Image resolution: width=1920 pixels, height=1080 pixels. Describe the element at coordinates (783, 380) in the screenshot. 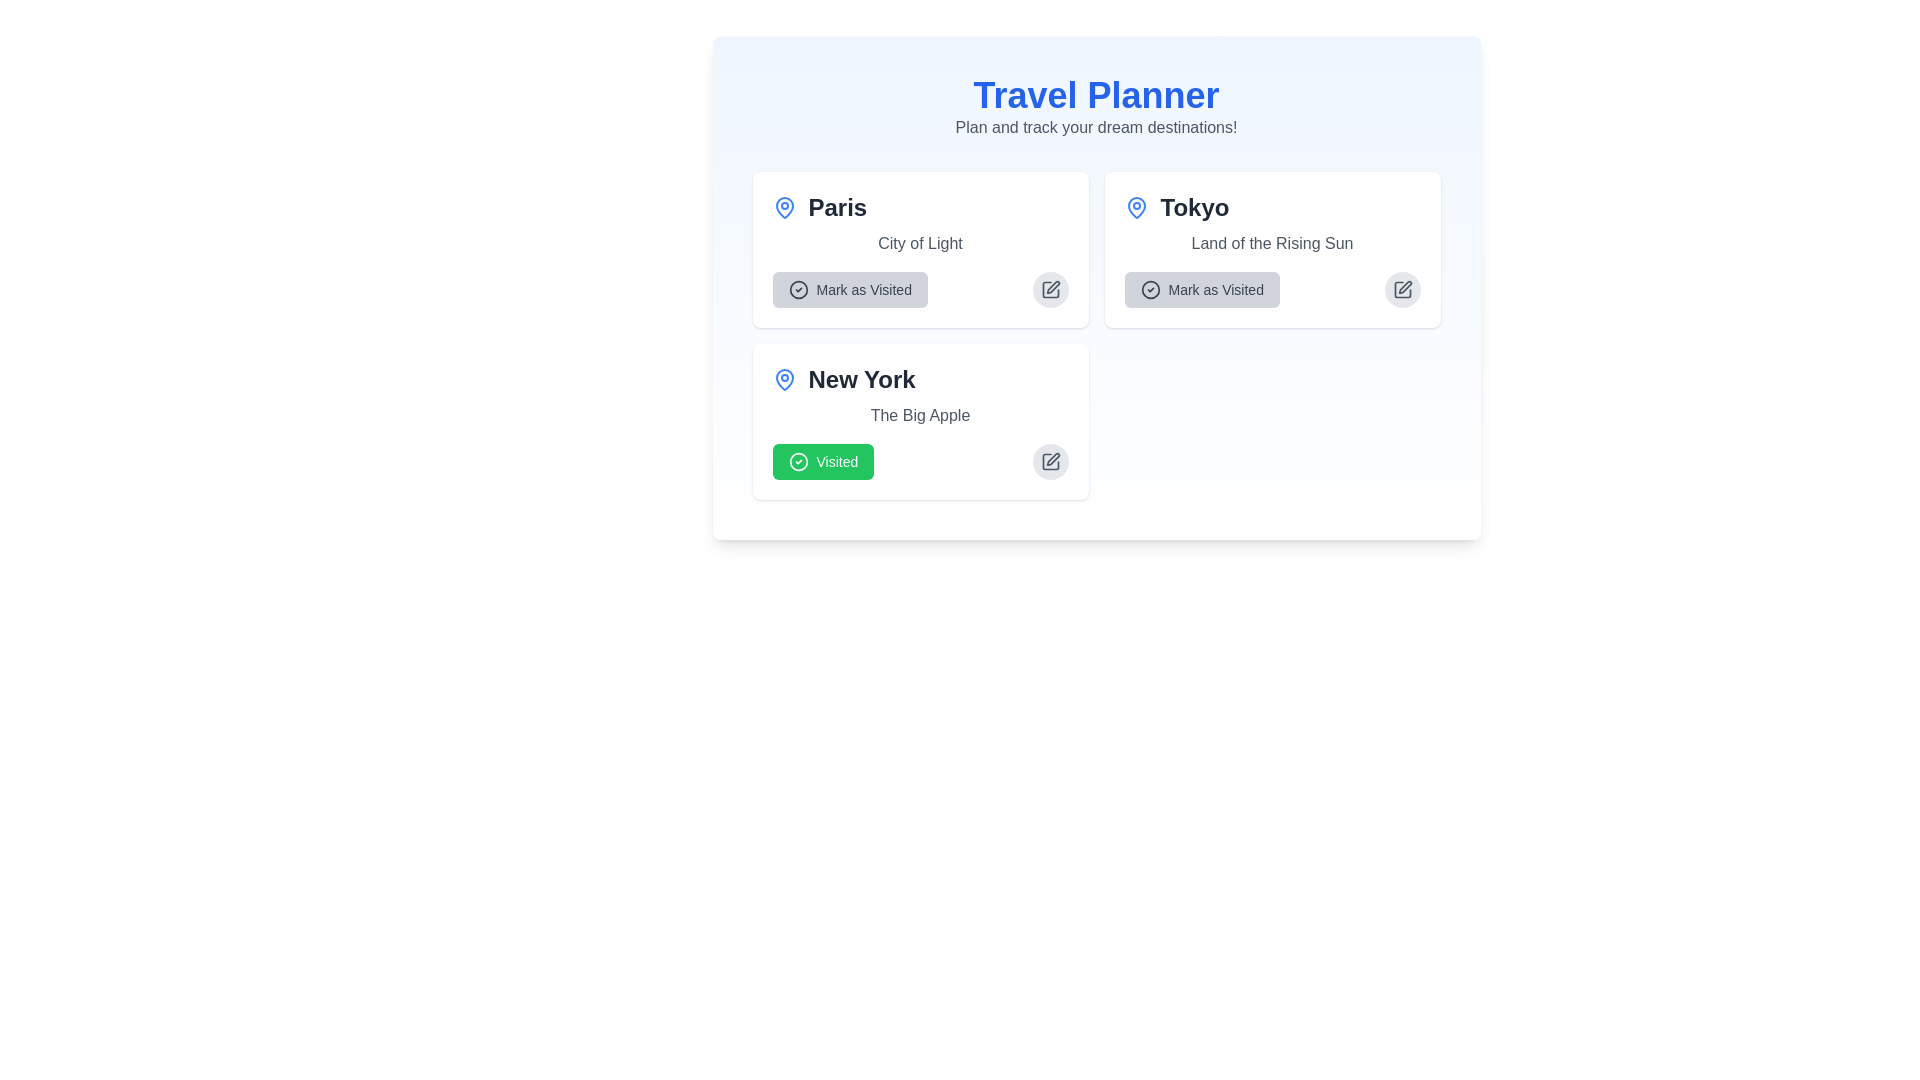

I see `the blue pin or map marker icon located in the top-left corner of the card labeled 'Paris.'` at that location.